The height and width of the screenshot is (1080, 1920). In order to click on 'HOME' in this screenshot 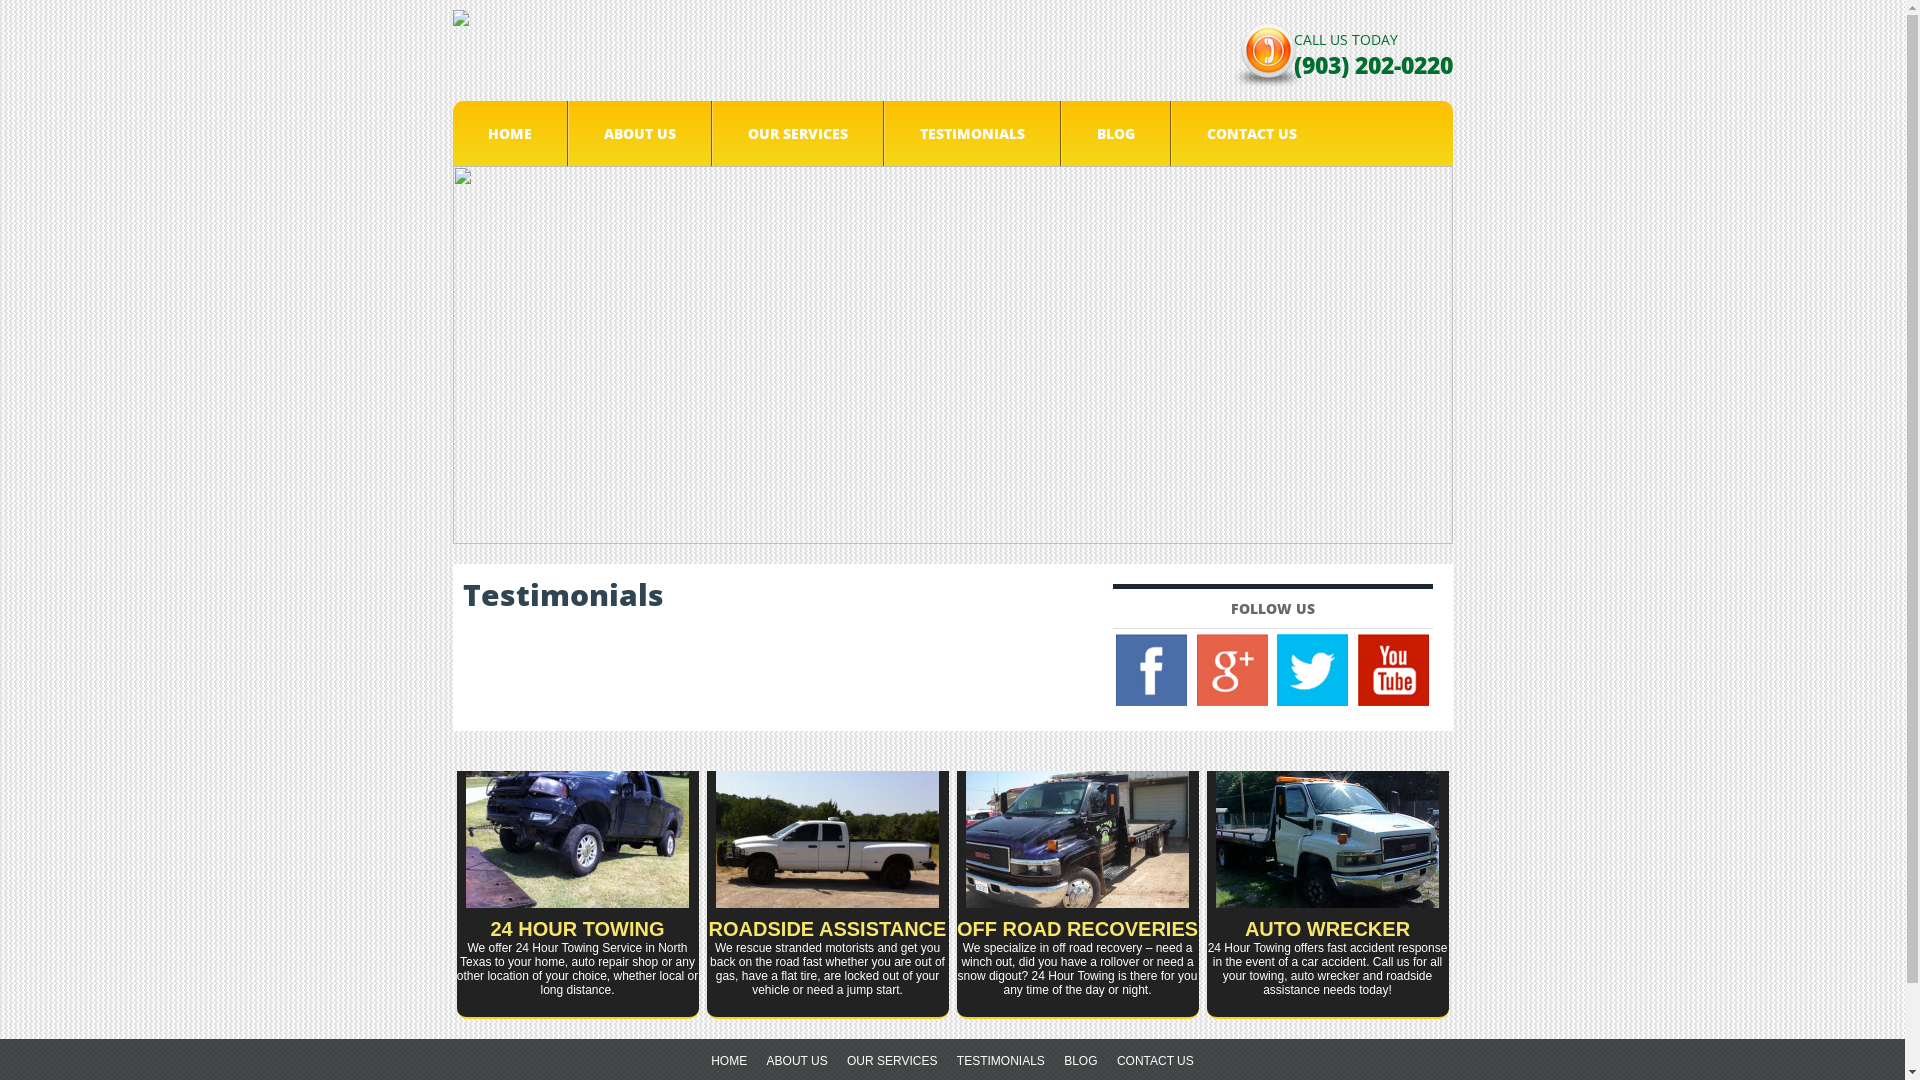, I will do `click(710, 1059)`.